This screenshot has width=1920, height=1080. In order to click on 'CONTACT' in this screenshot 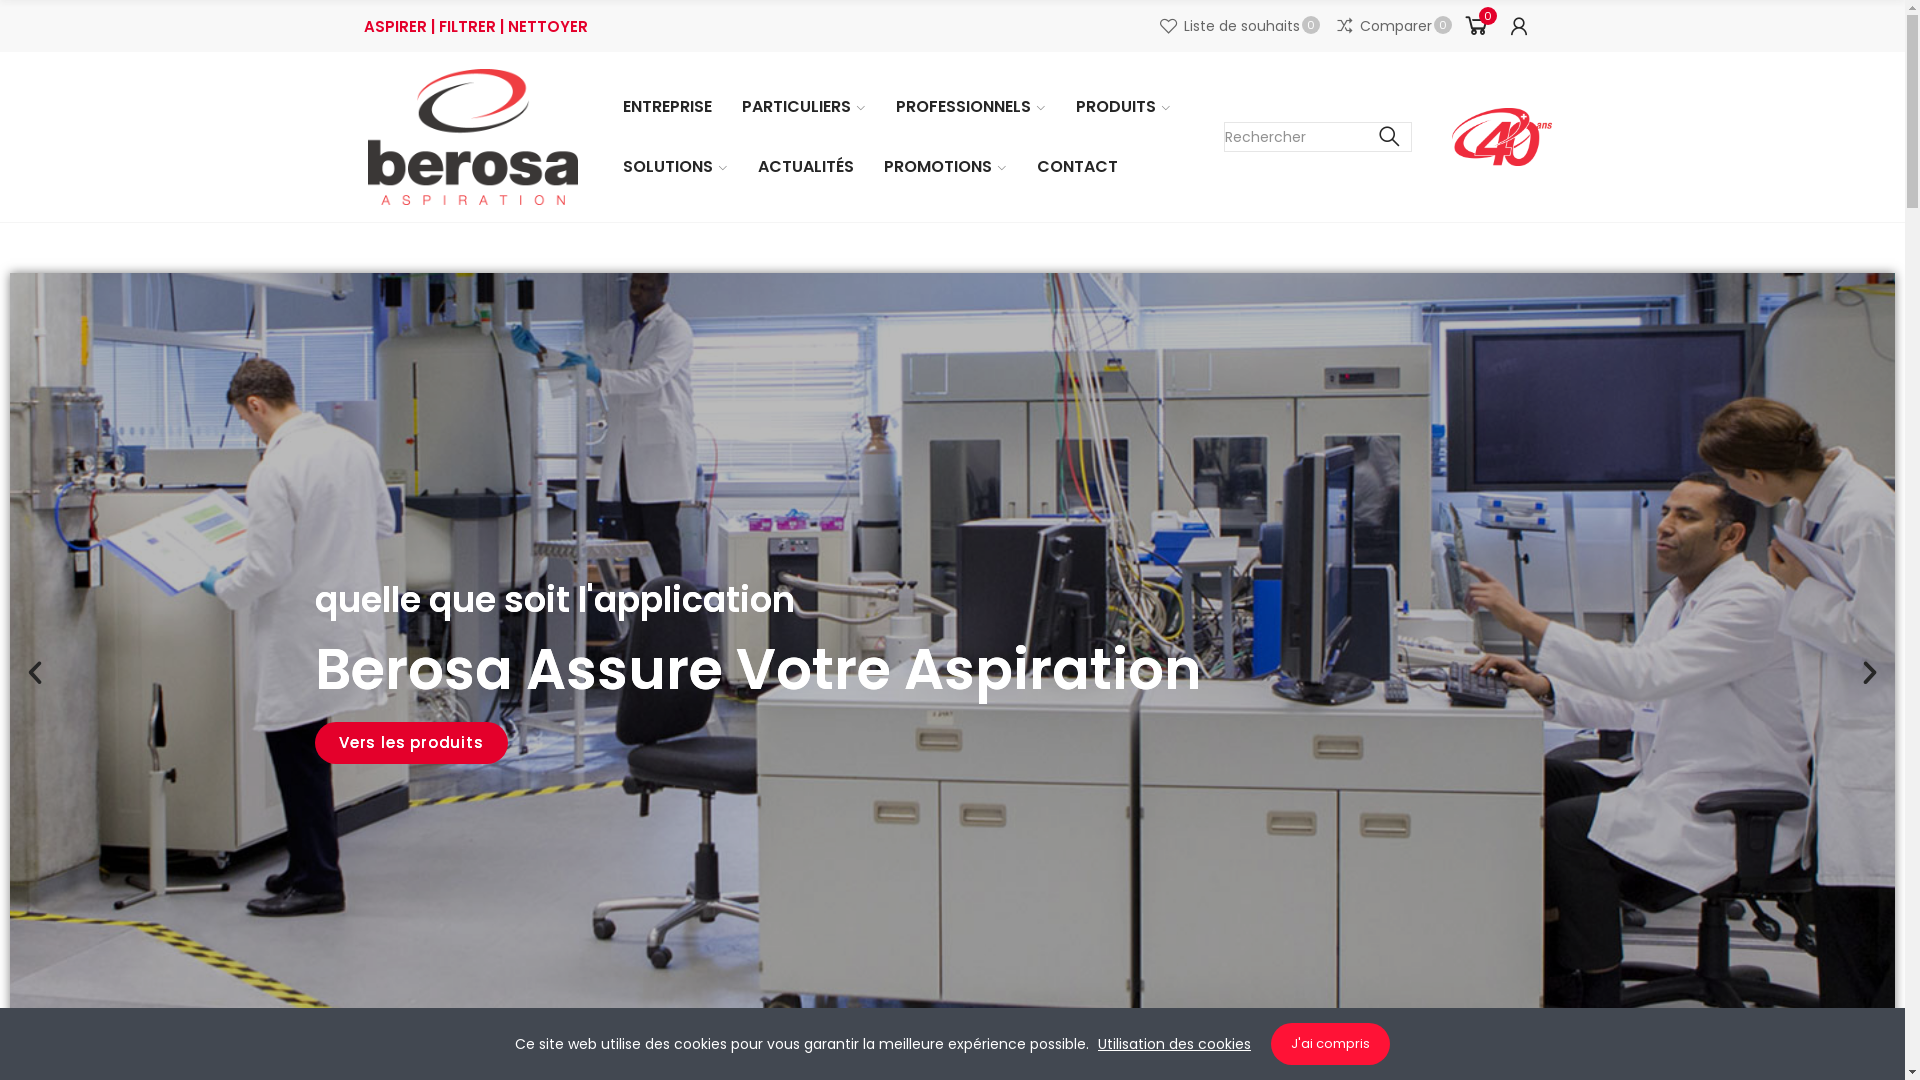, I will do `click(1076, 165)`.